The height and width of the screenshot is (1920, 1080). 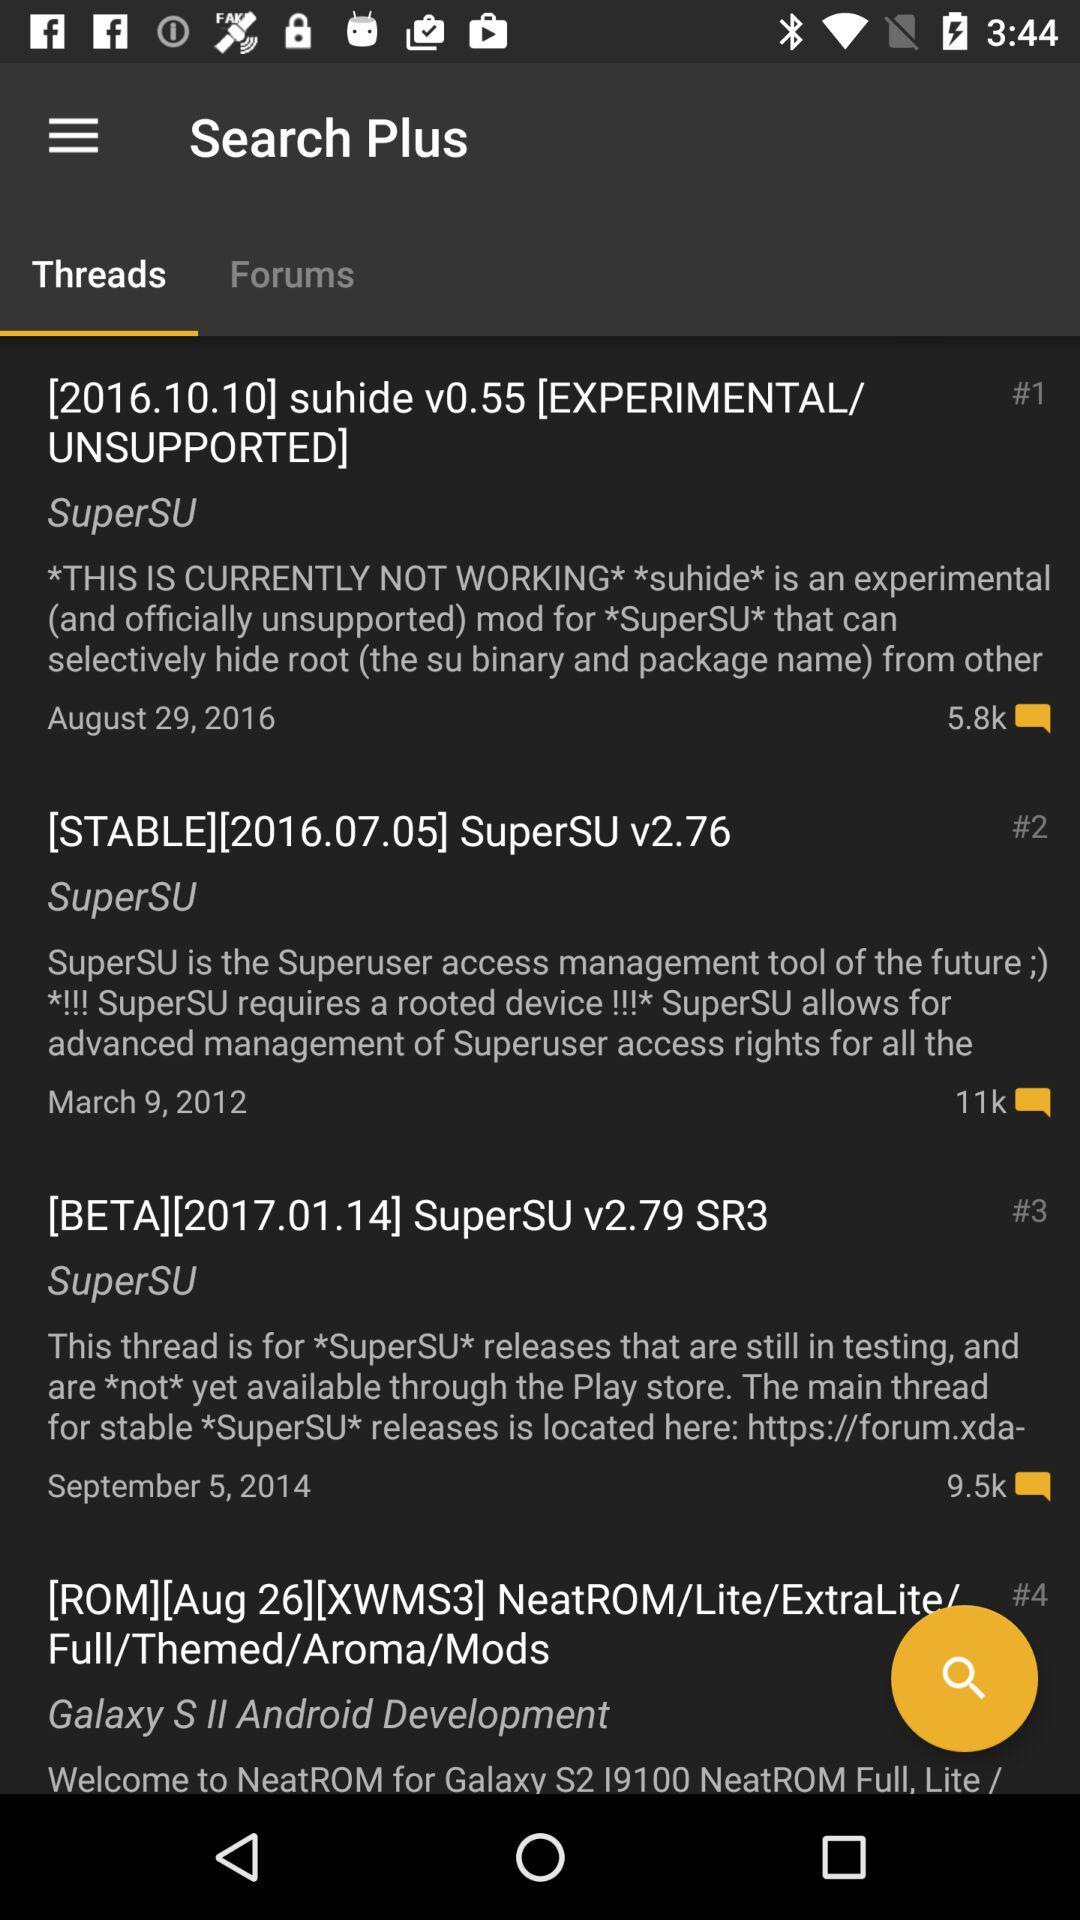 I want to click on the icon to the left of the search plus icon, so click(x=72, y=135).